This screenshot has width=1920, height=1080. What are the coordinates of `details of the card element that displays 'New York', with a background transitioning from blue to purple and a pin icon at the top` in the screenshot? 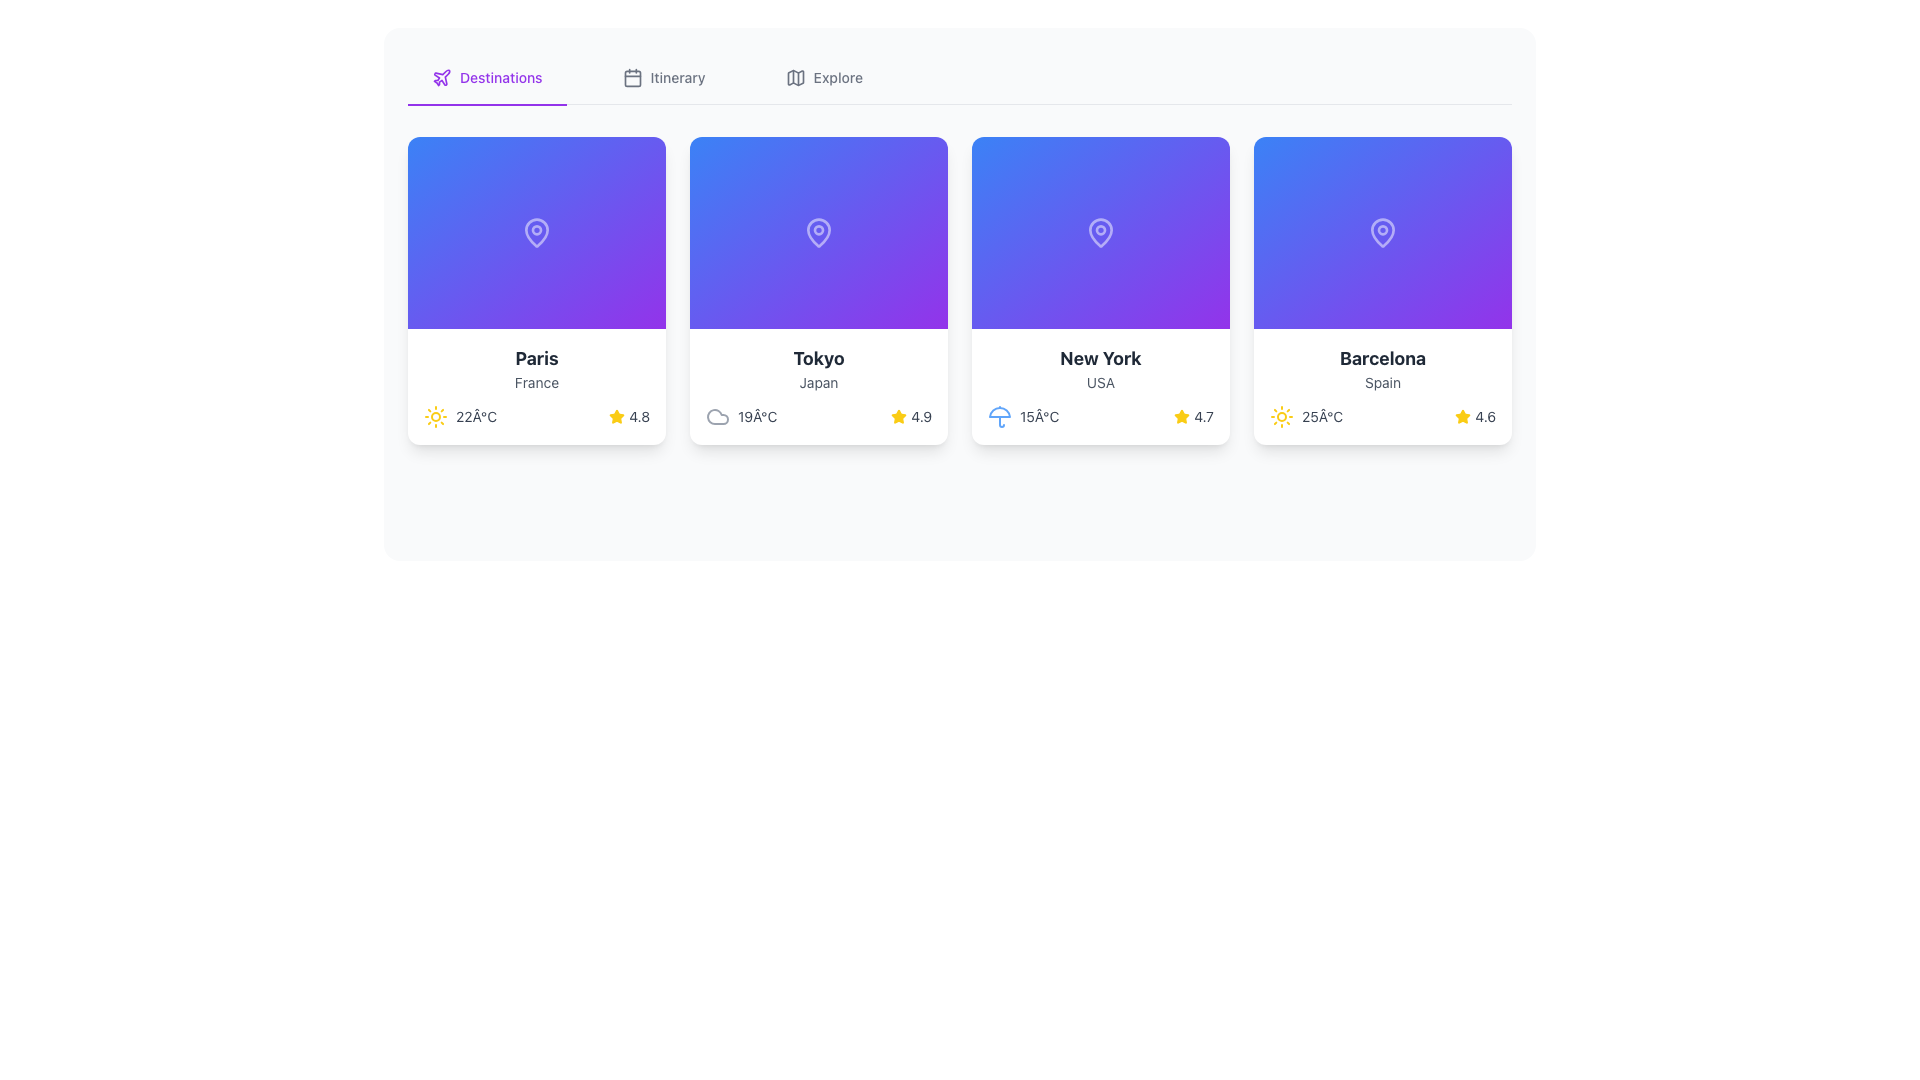 It's located at (1099, 290).